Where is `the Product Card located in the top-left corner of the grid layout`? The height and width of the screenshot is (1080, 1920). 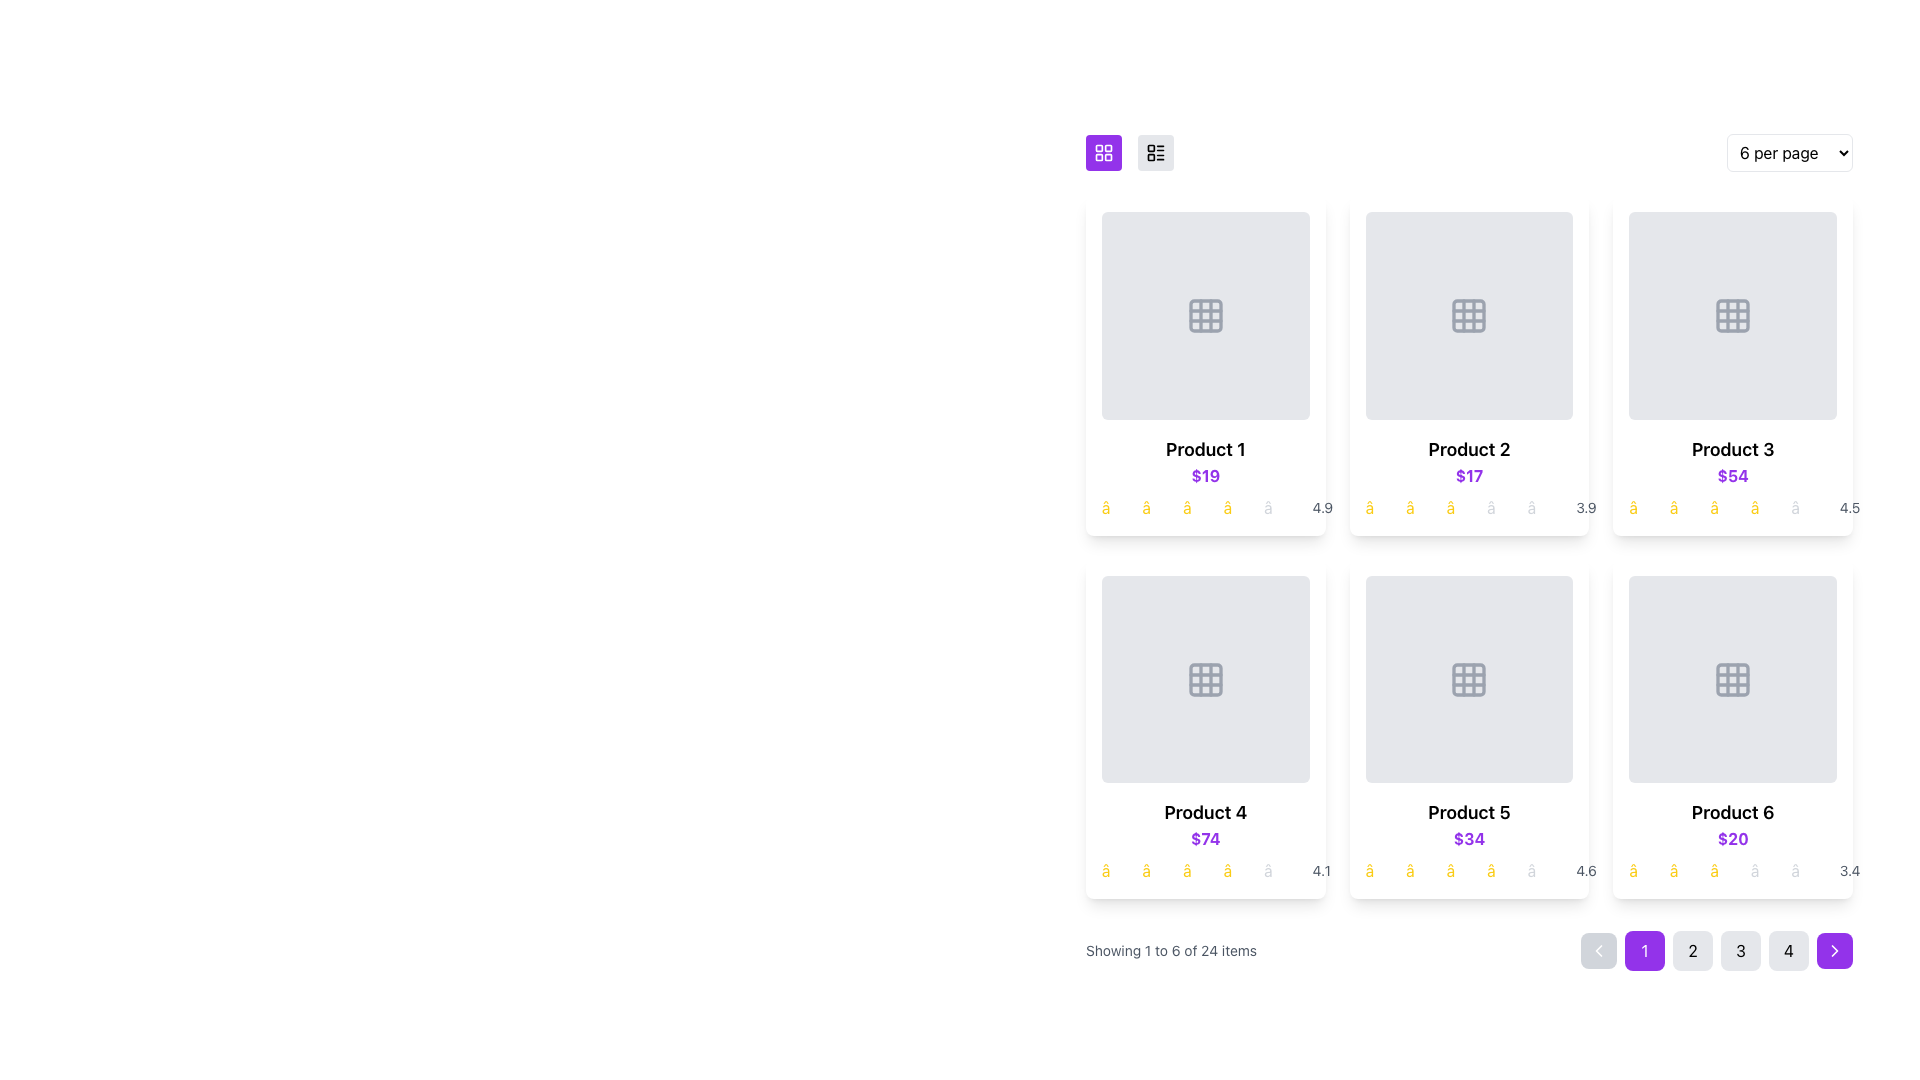 the Product Card located in the top-left corner of the grid layout is located at coordinates (1204, 365).